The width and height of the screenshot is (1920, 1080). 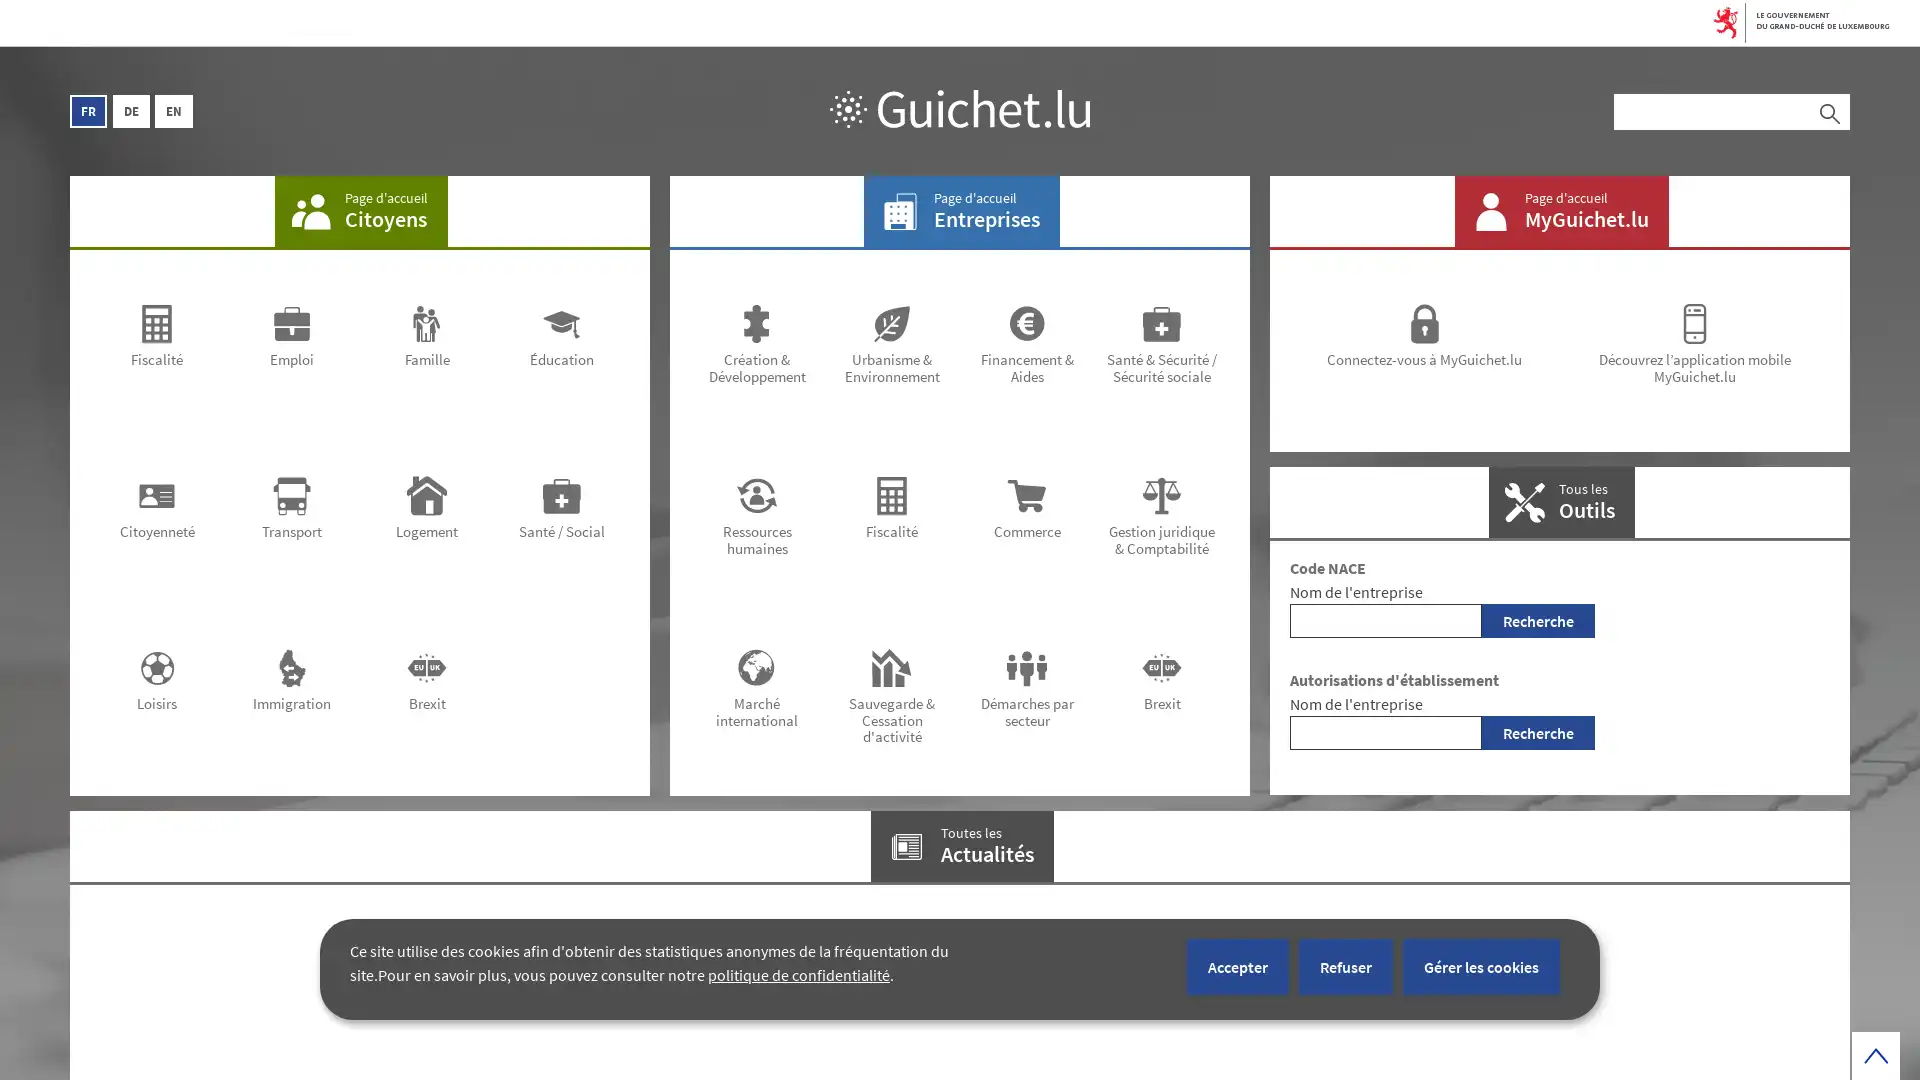 I want to click on Gerer les cookies, so click(x=1481, y=966).